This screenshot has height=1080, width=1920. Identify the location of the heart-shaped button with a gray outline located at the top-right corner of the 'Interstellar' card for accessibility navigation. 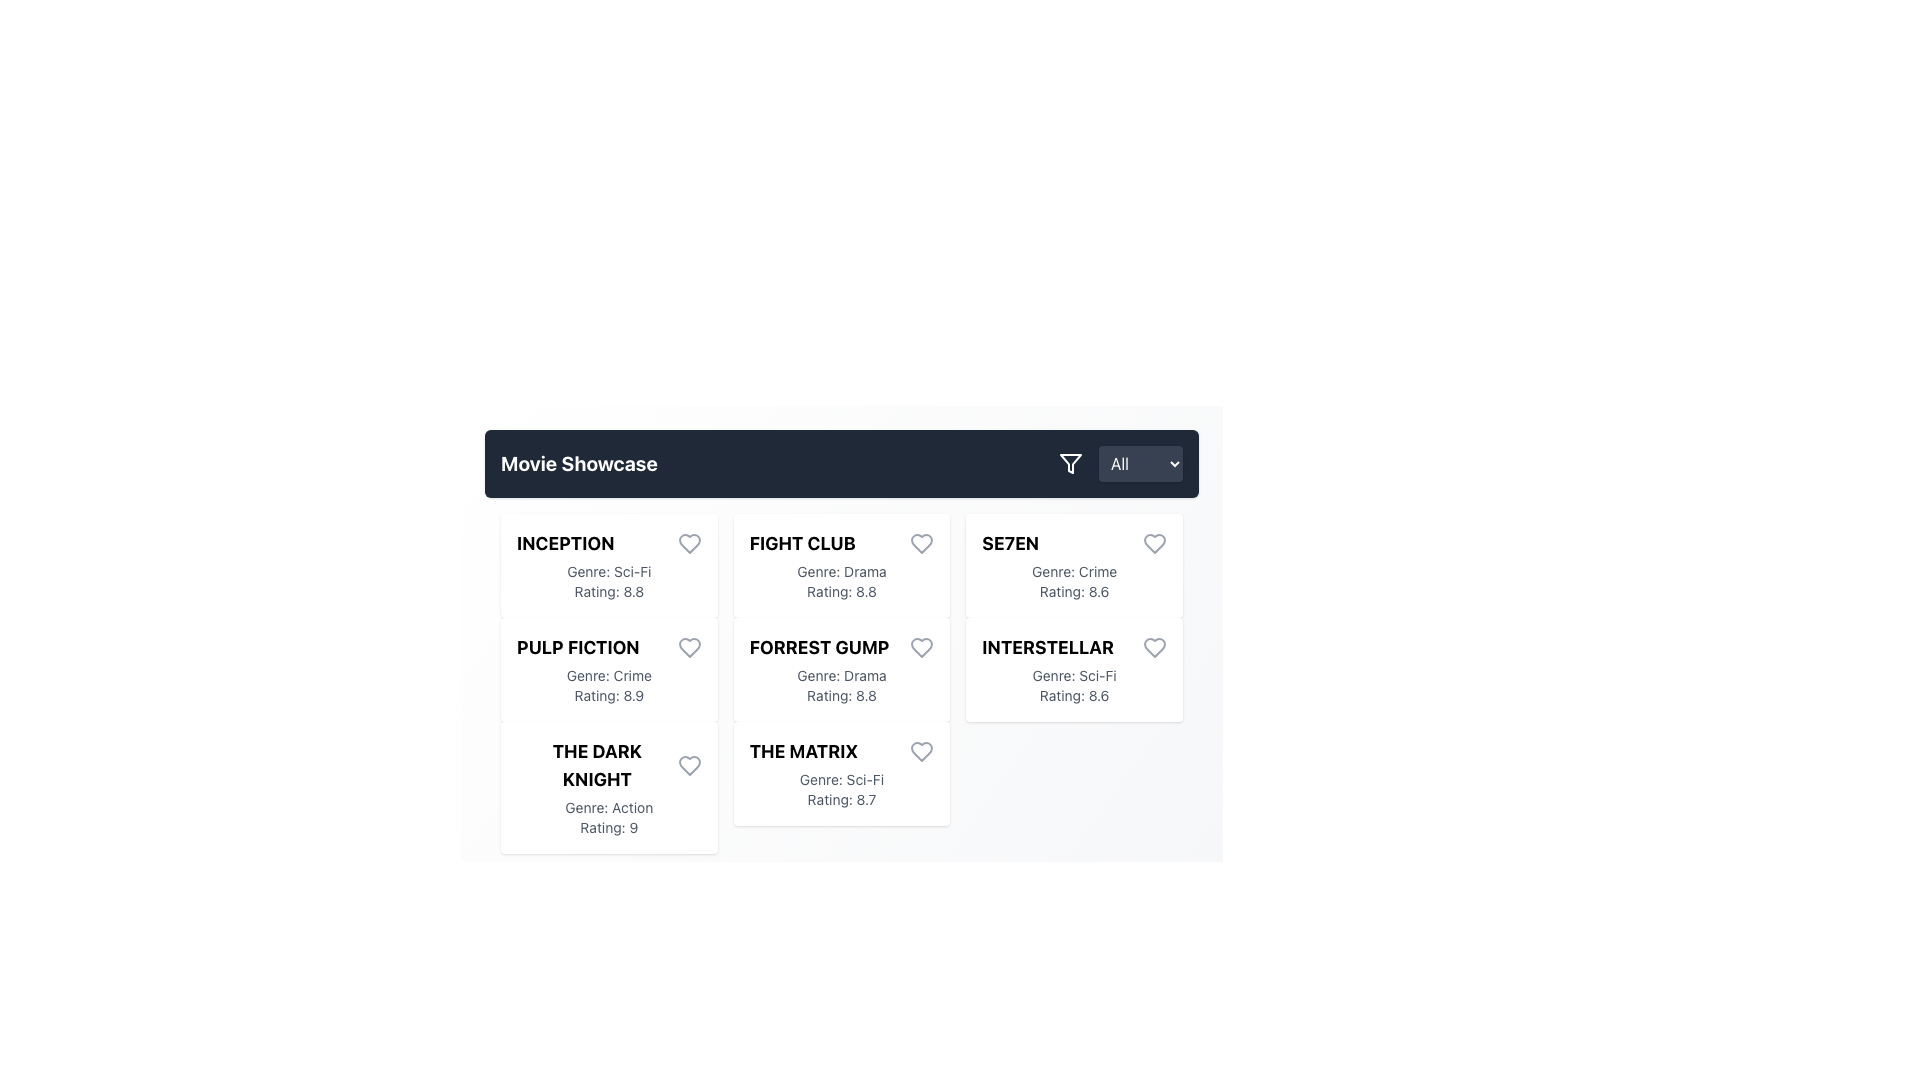
(1154, 648).